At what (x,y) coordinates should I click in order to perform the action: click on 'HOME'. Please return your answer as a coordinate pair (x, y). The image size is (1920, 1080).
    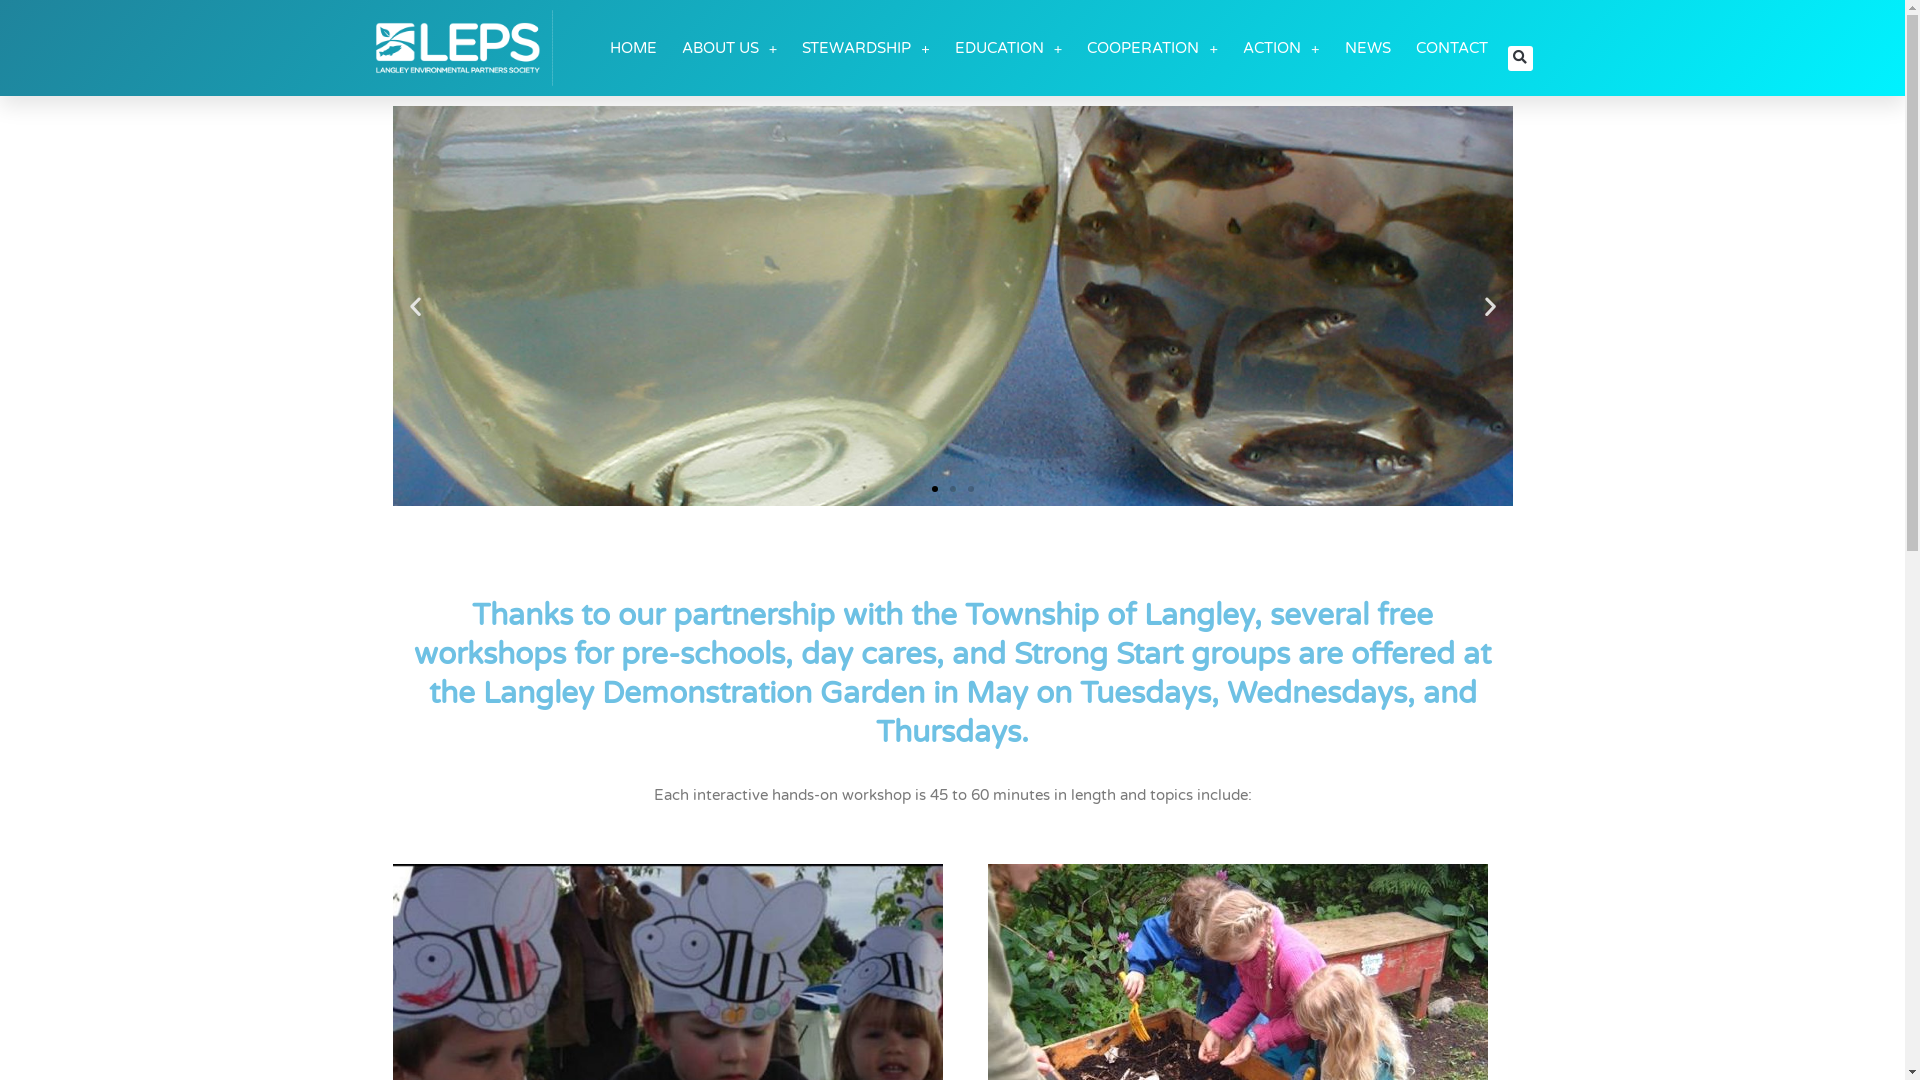
    Looking at the image, I should click on (632, 46).